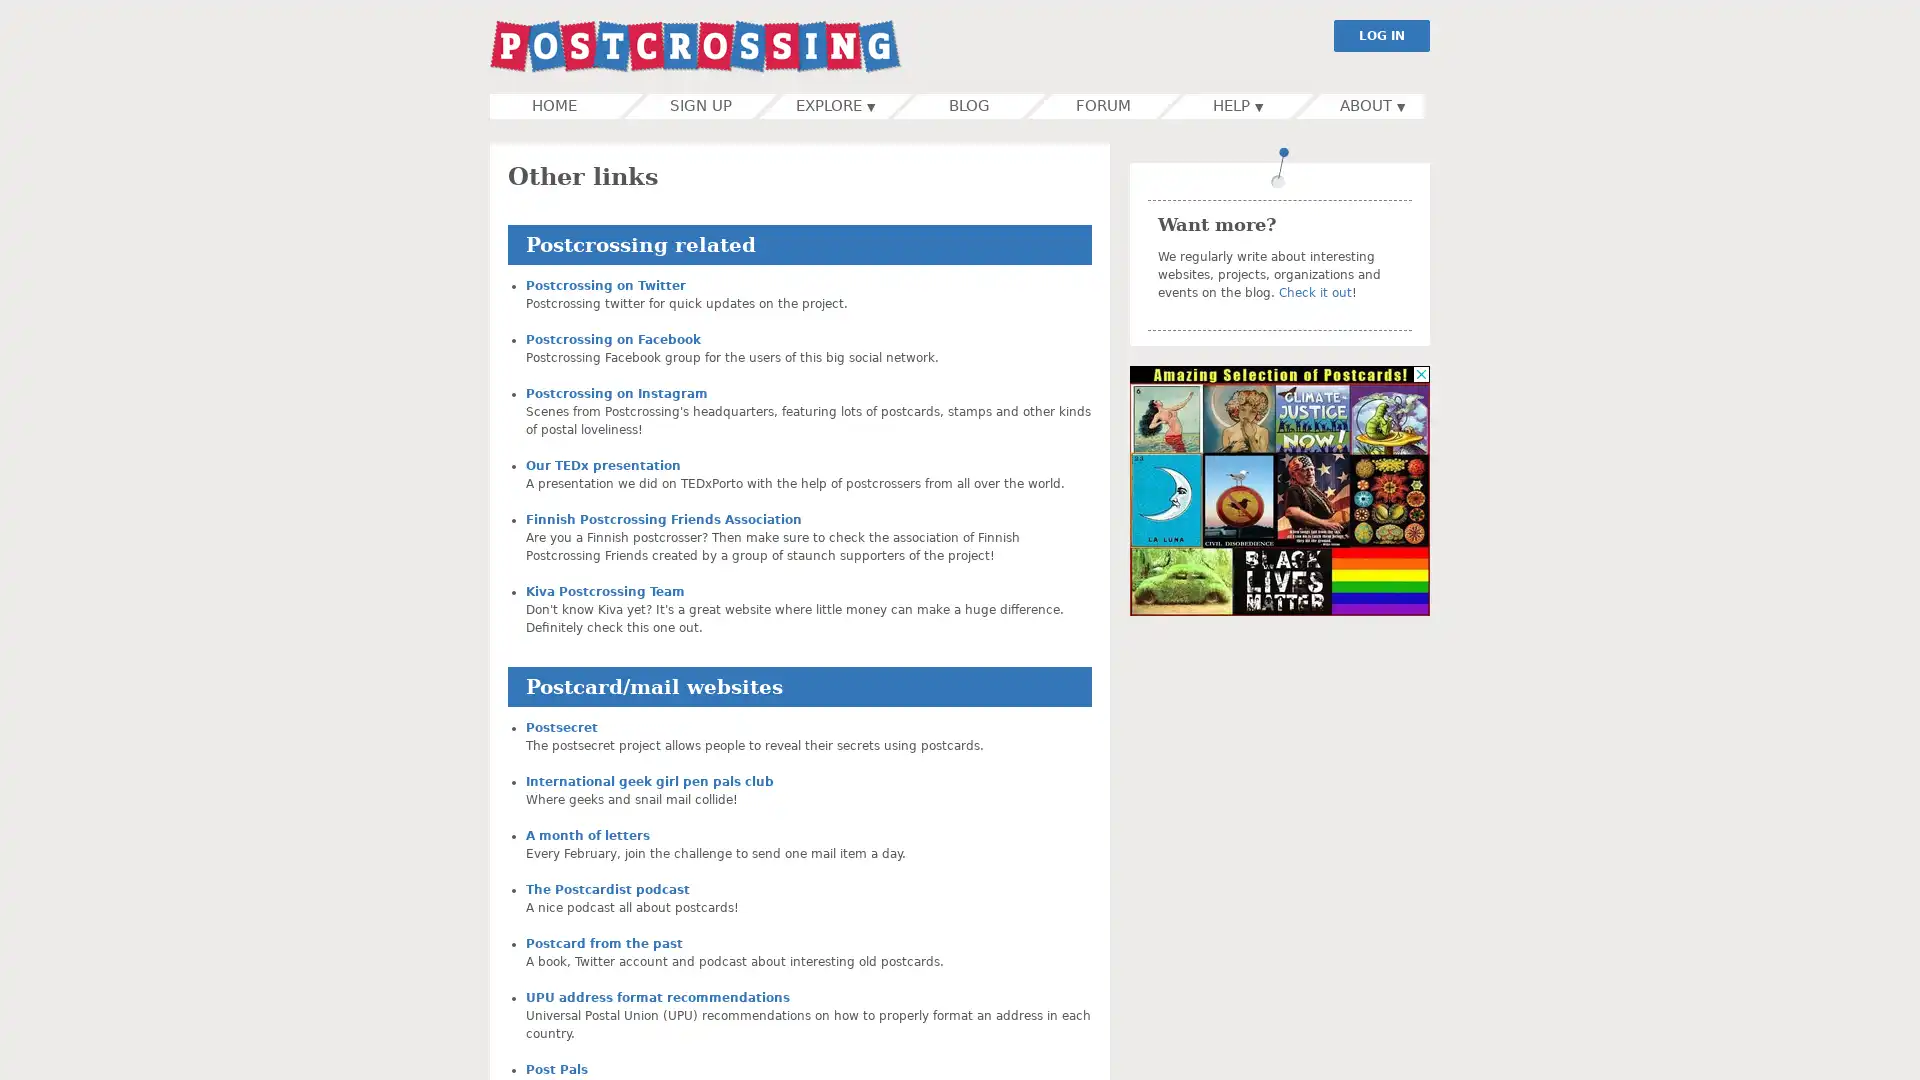 The height and width of the screenshot is (1080, 1920). Describe the element at coordinates (1381, 35) in the screenshot. I see `LOG IN` at that location.